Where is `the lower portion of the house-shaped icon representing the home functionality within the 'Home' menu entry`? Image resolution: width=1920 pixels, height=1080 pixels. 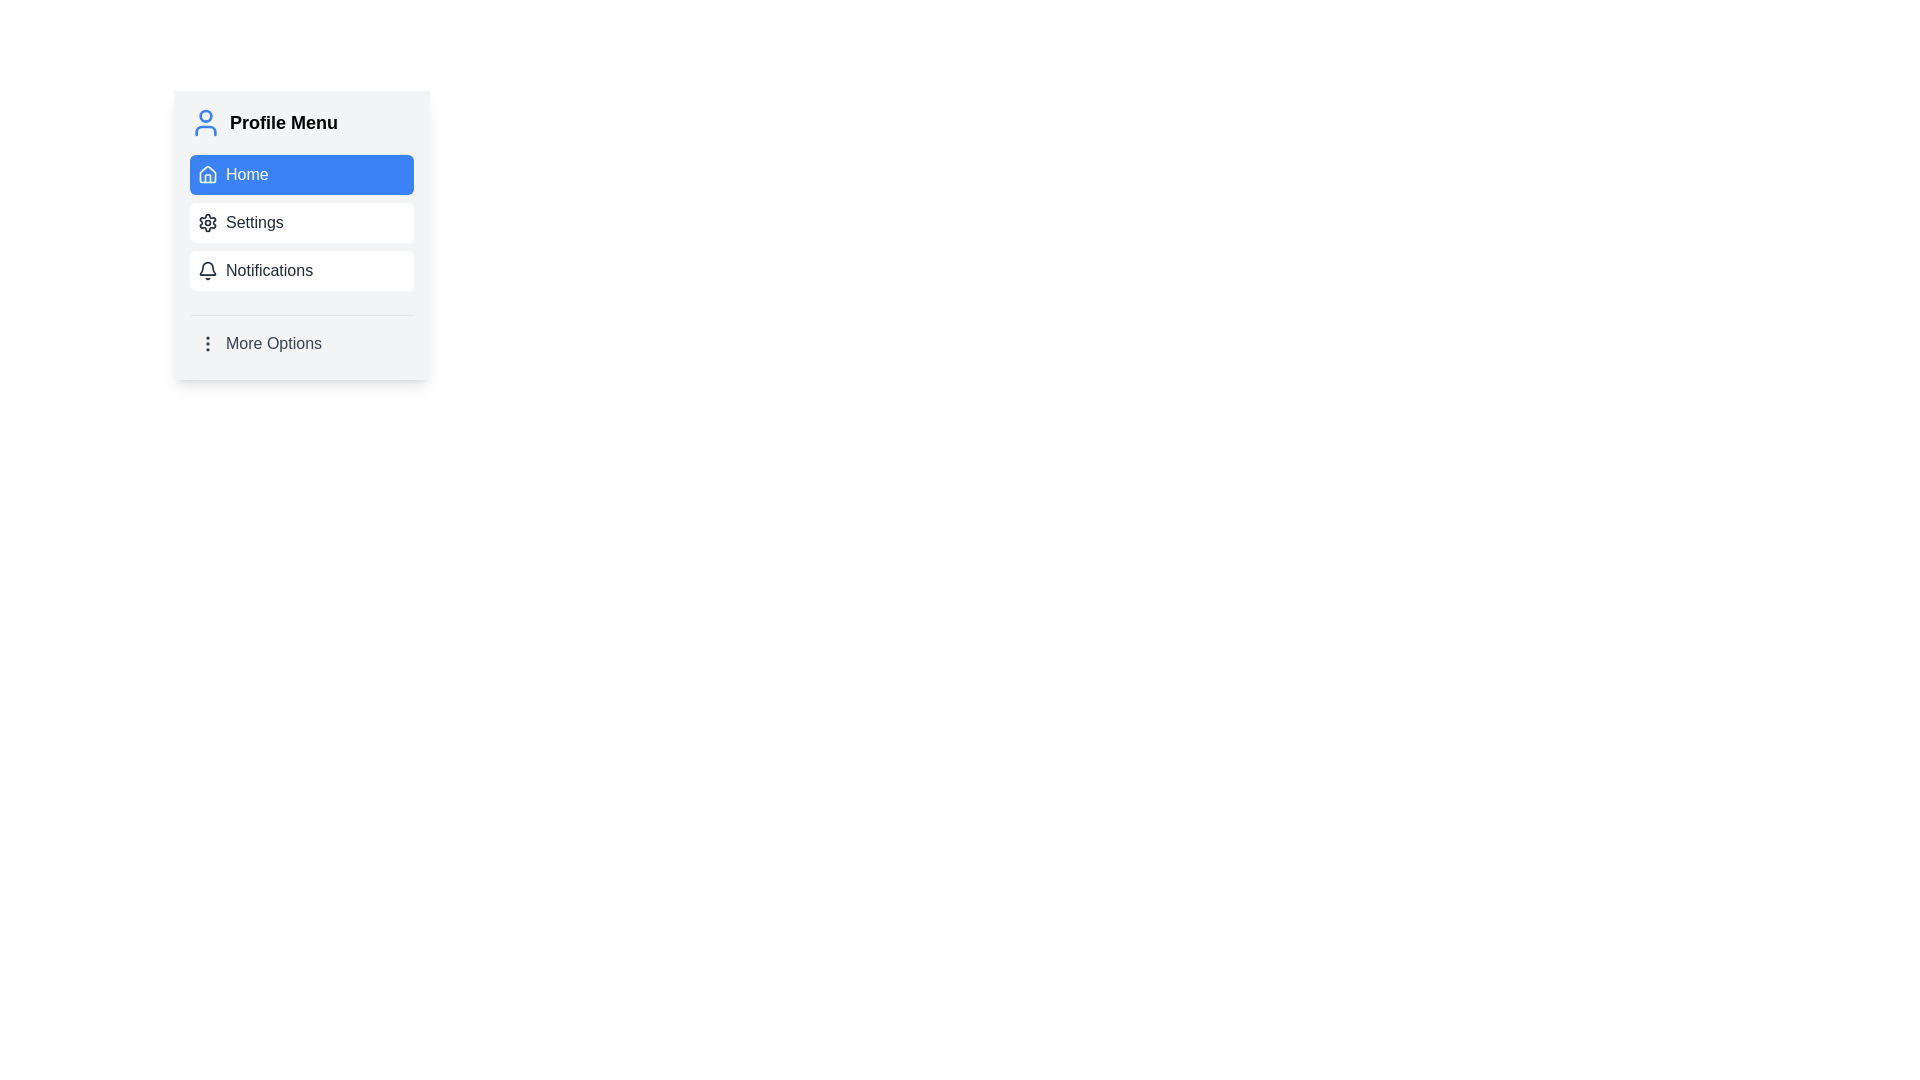
the lower portion of the house-shaped icon representing the home functionality within the 'Home' menu entry is located at coordinates (207, 172).